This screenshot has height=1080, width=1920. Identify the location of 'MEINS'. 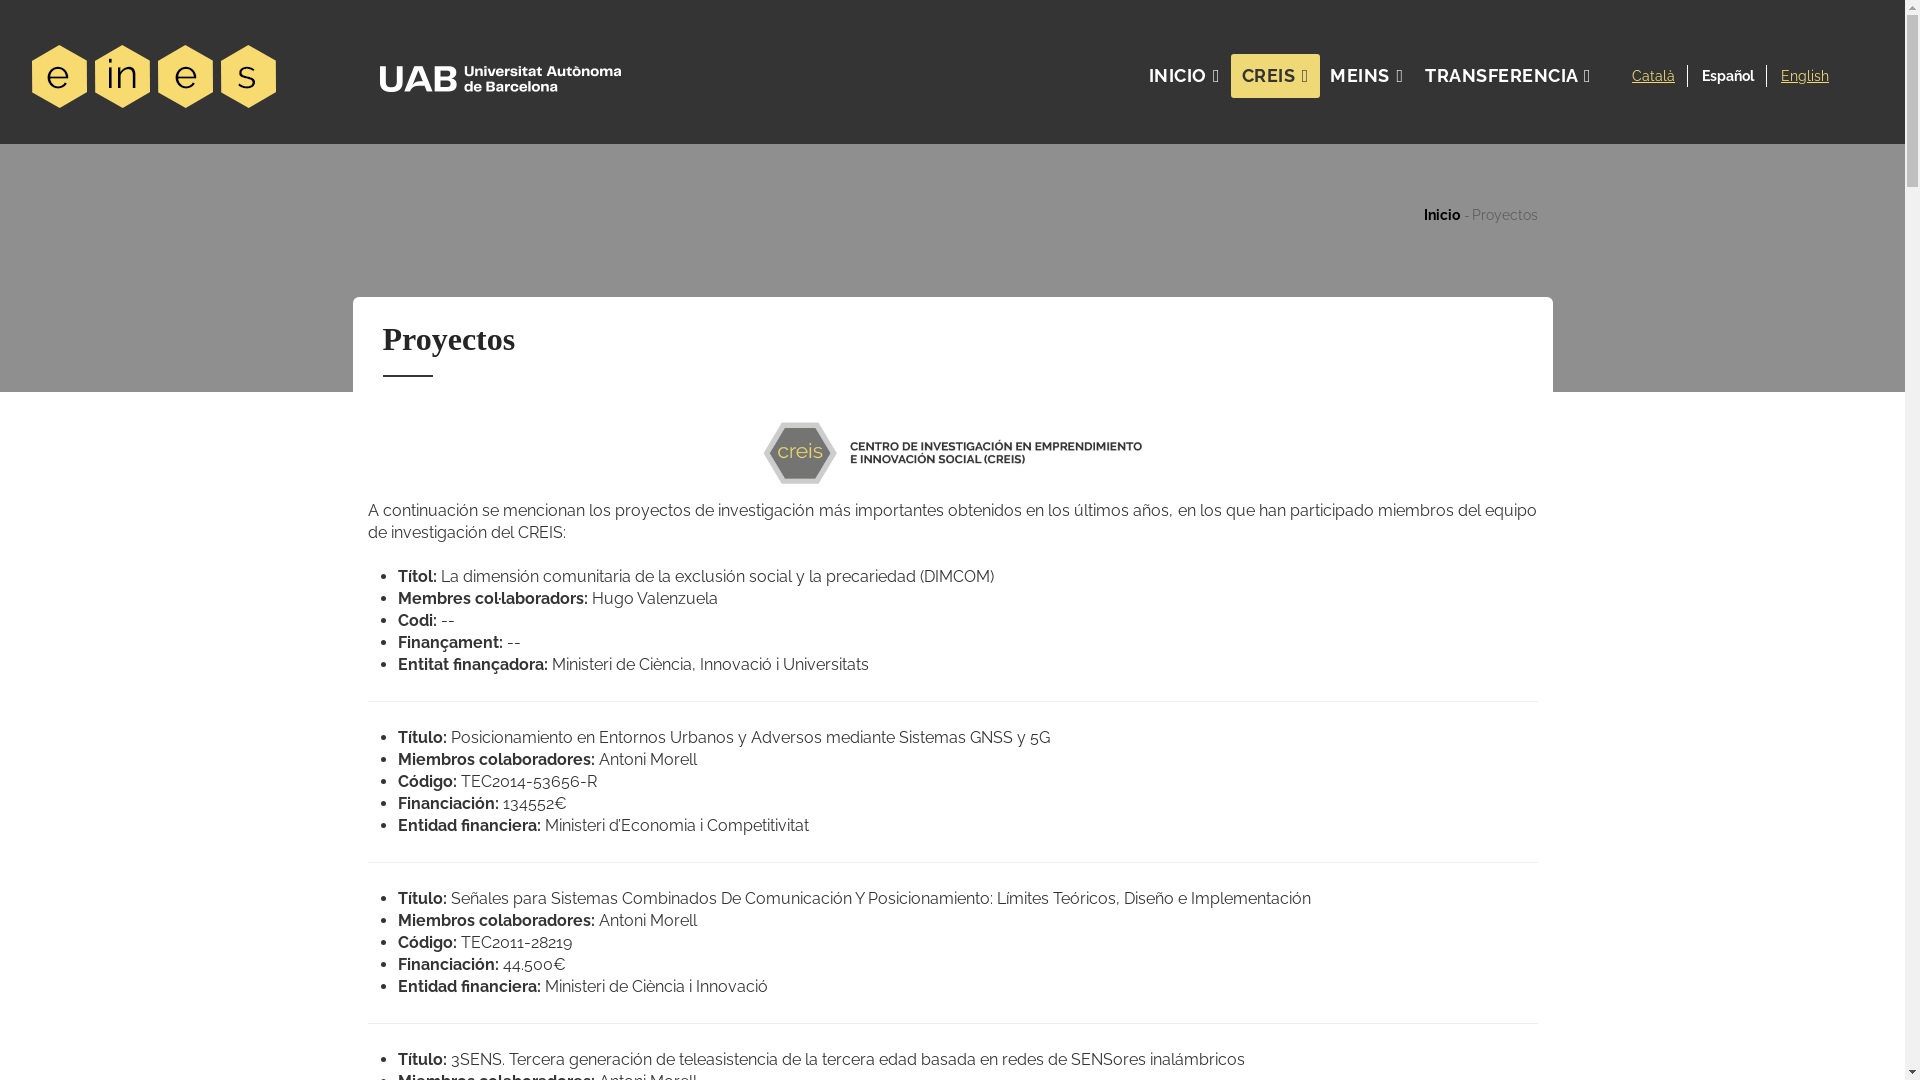
(1320, 75).